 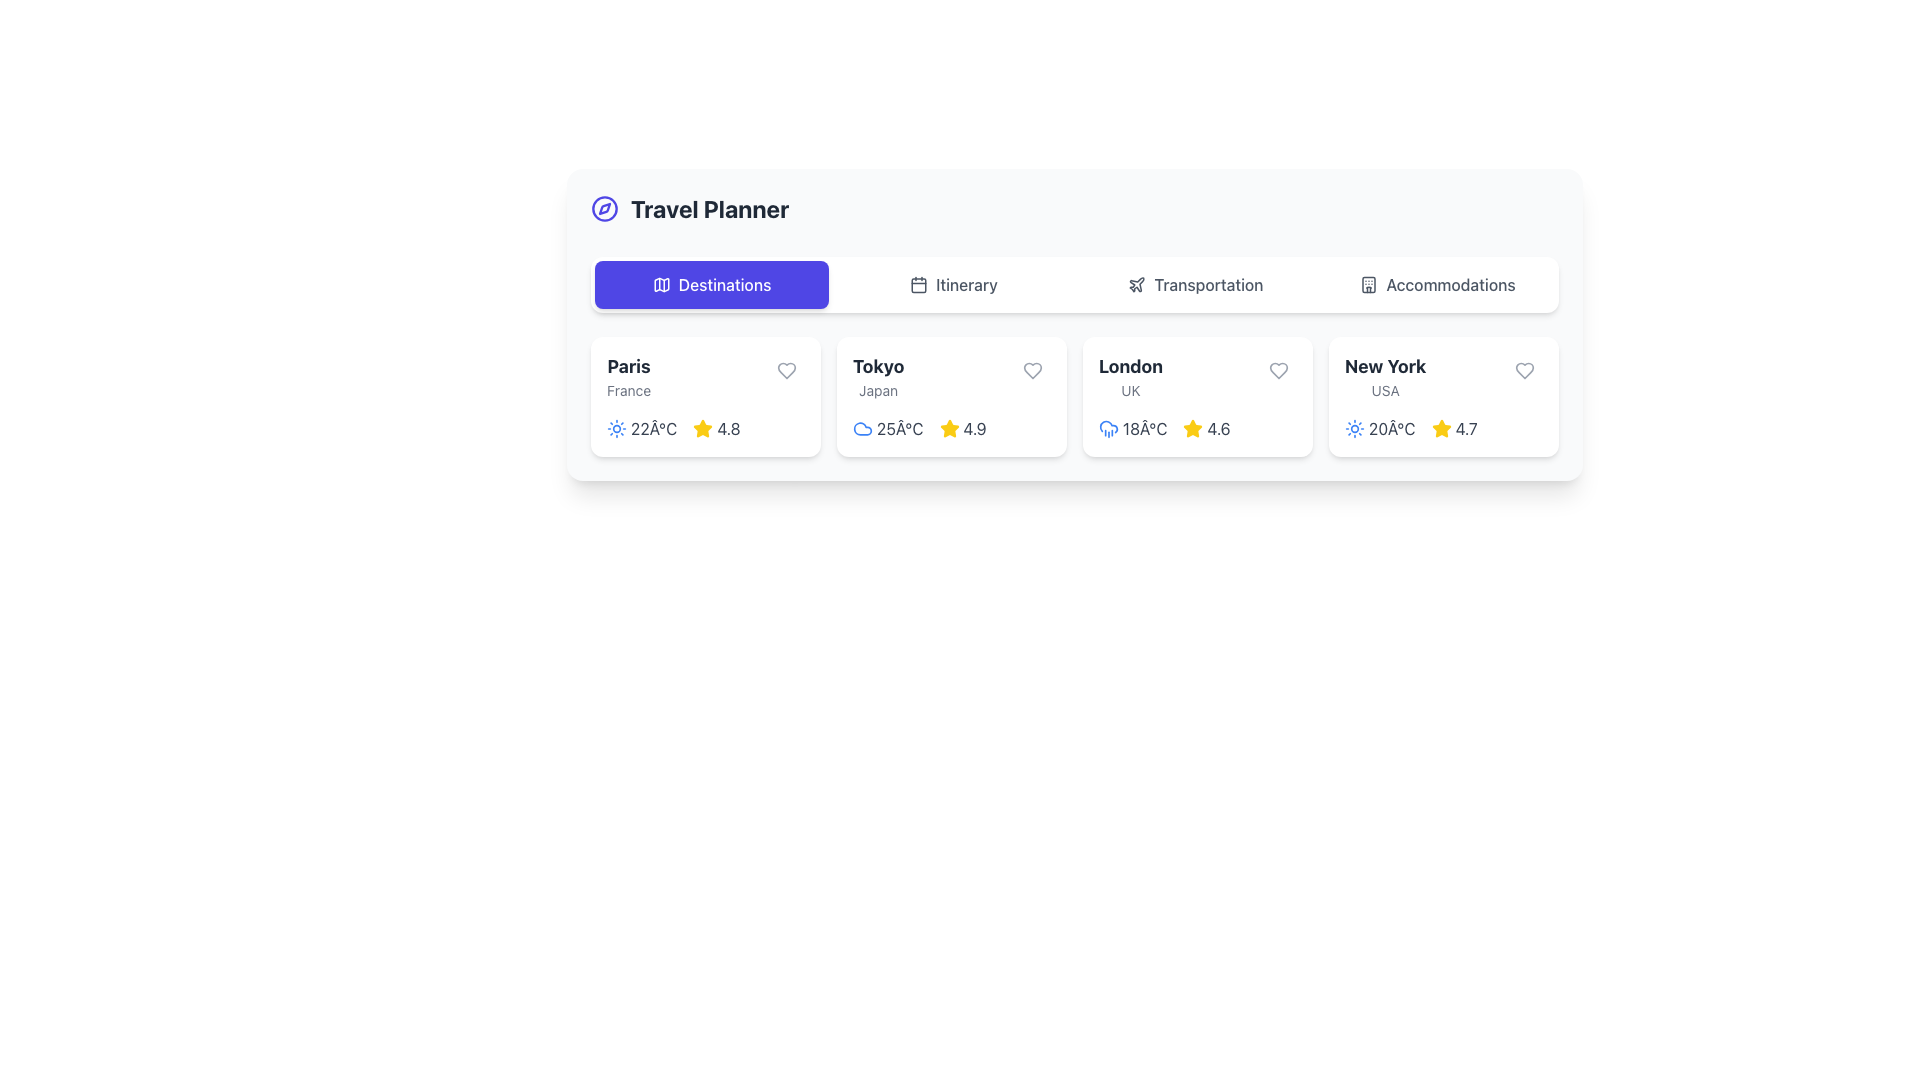 What do you see at coordinates (711, 285) in the screenshot?
I see `the 'Destinations' button, which has a purple background, white text, and a map icon` at bounding box center [711, 285].